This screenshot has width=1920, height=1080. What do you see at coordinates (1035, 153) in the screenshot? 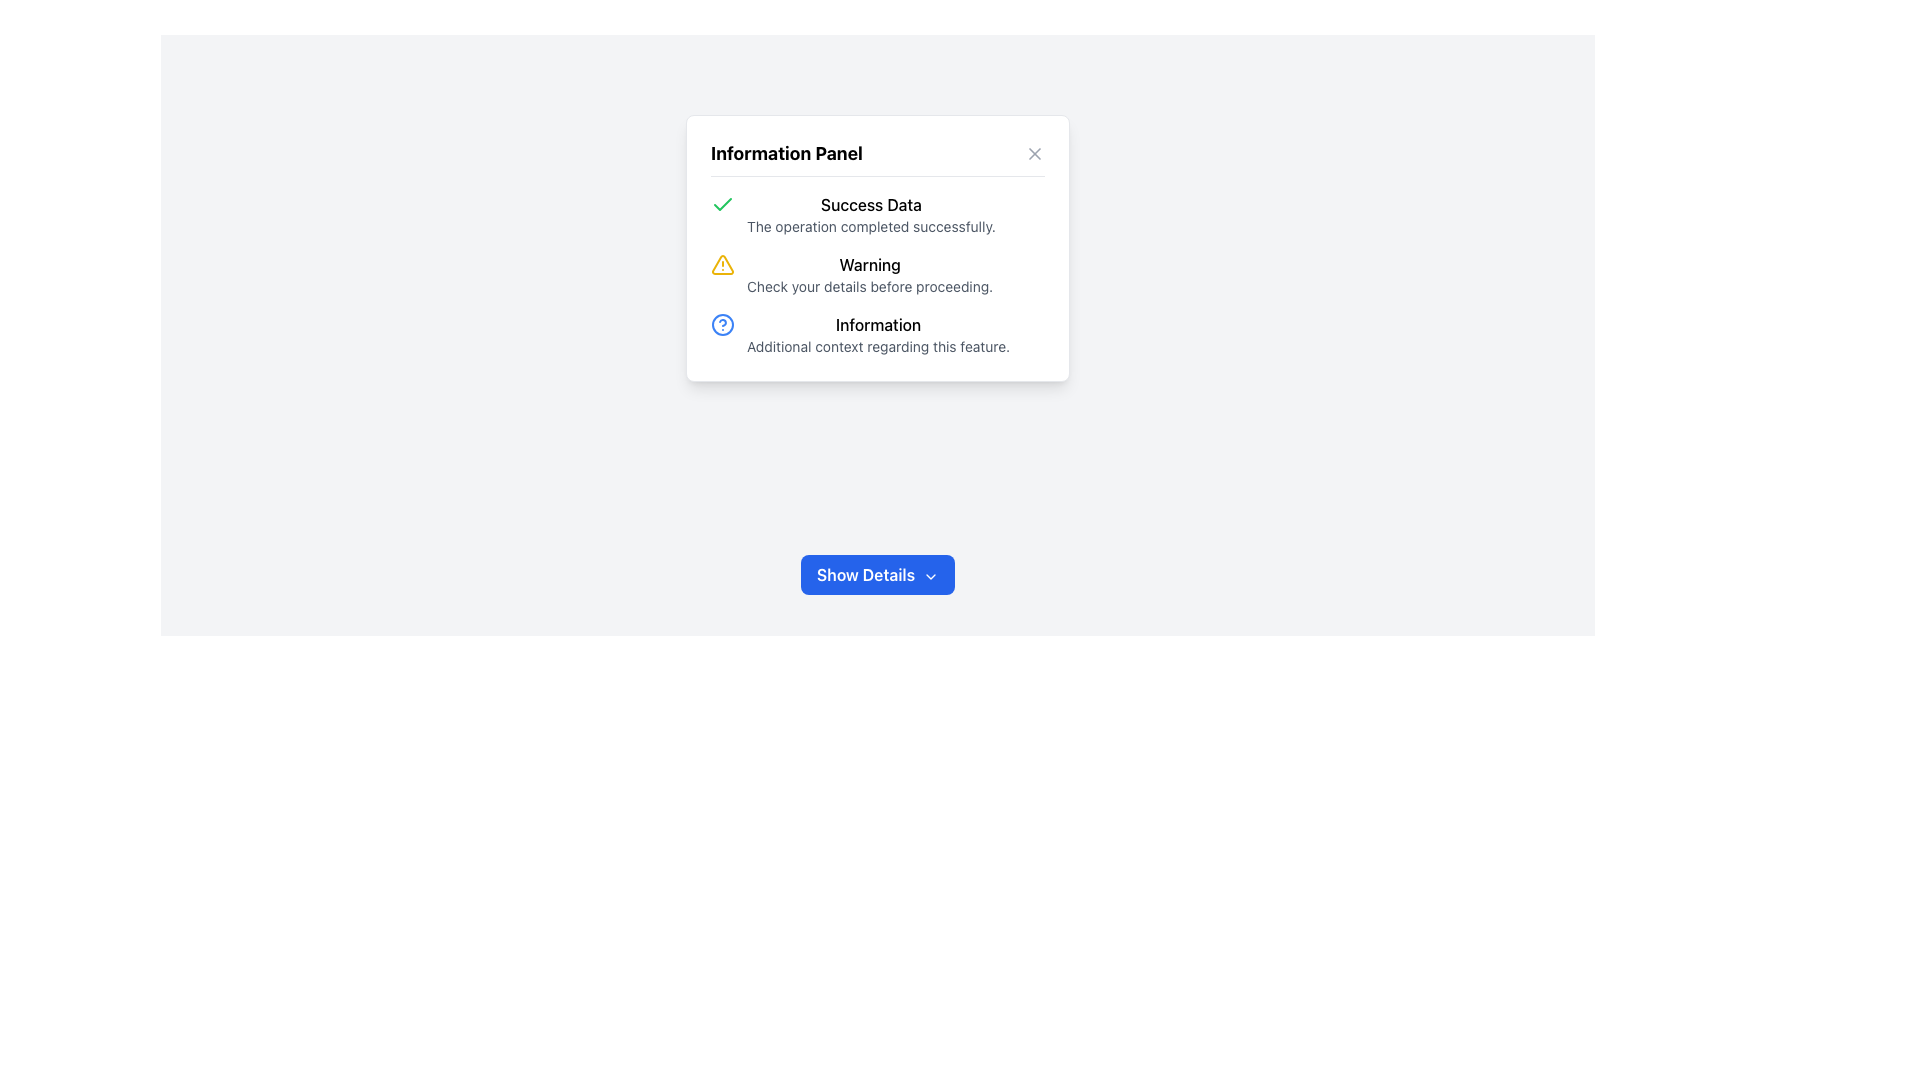
I see `the 'X' button in the upper-right corner of the 'Information Panel'` at bounding box center [1035, 153].